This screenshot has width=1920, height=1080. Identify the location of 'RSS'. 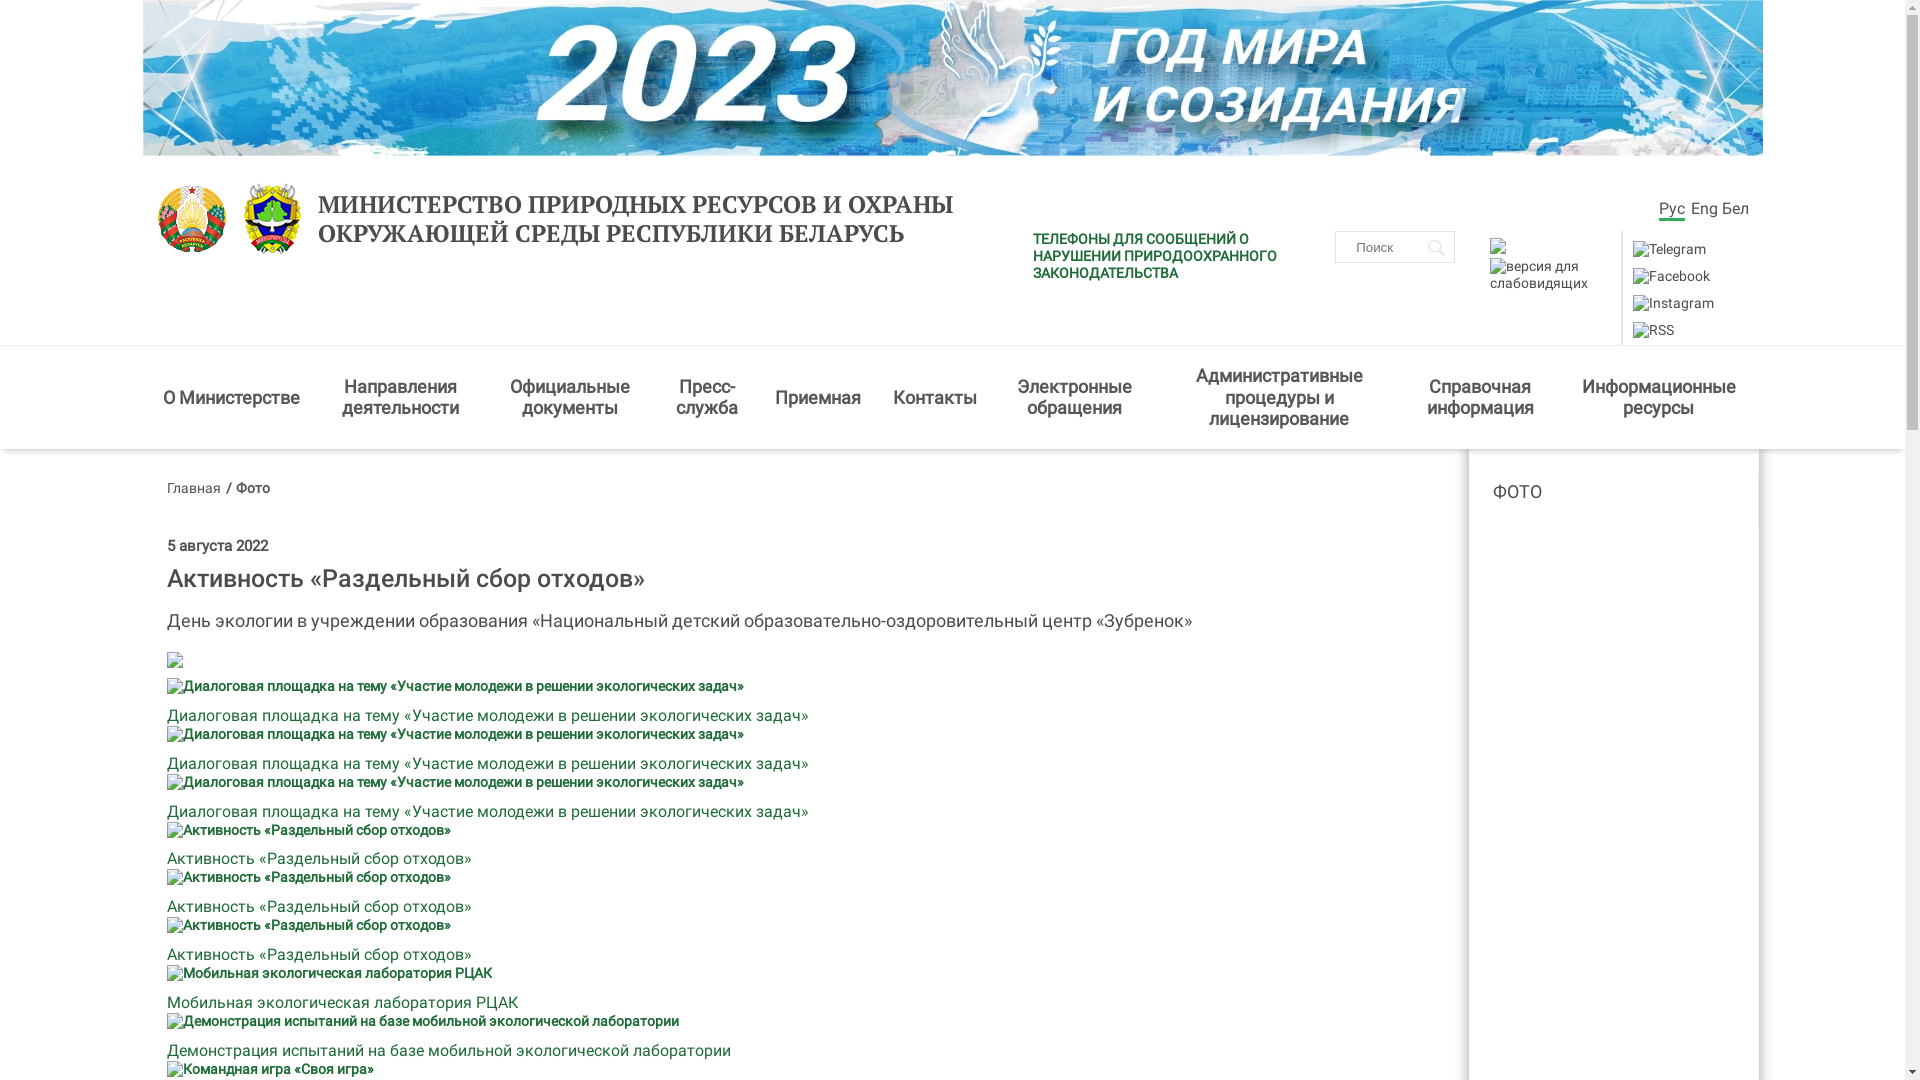
(1653, 329).